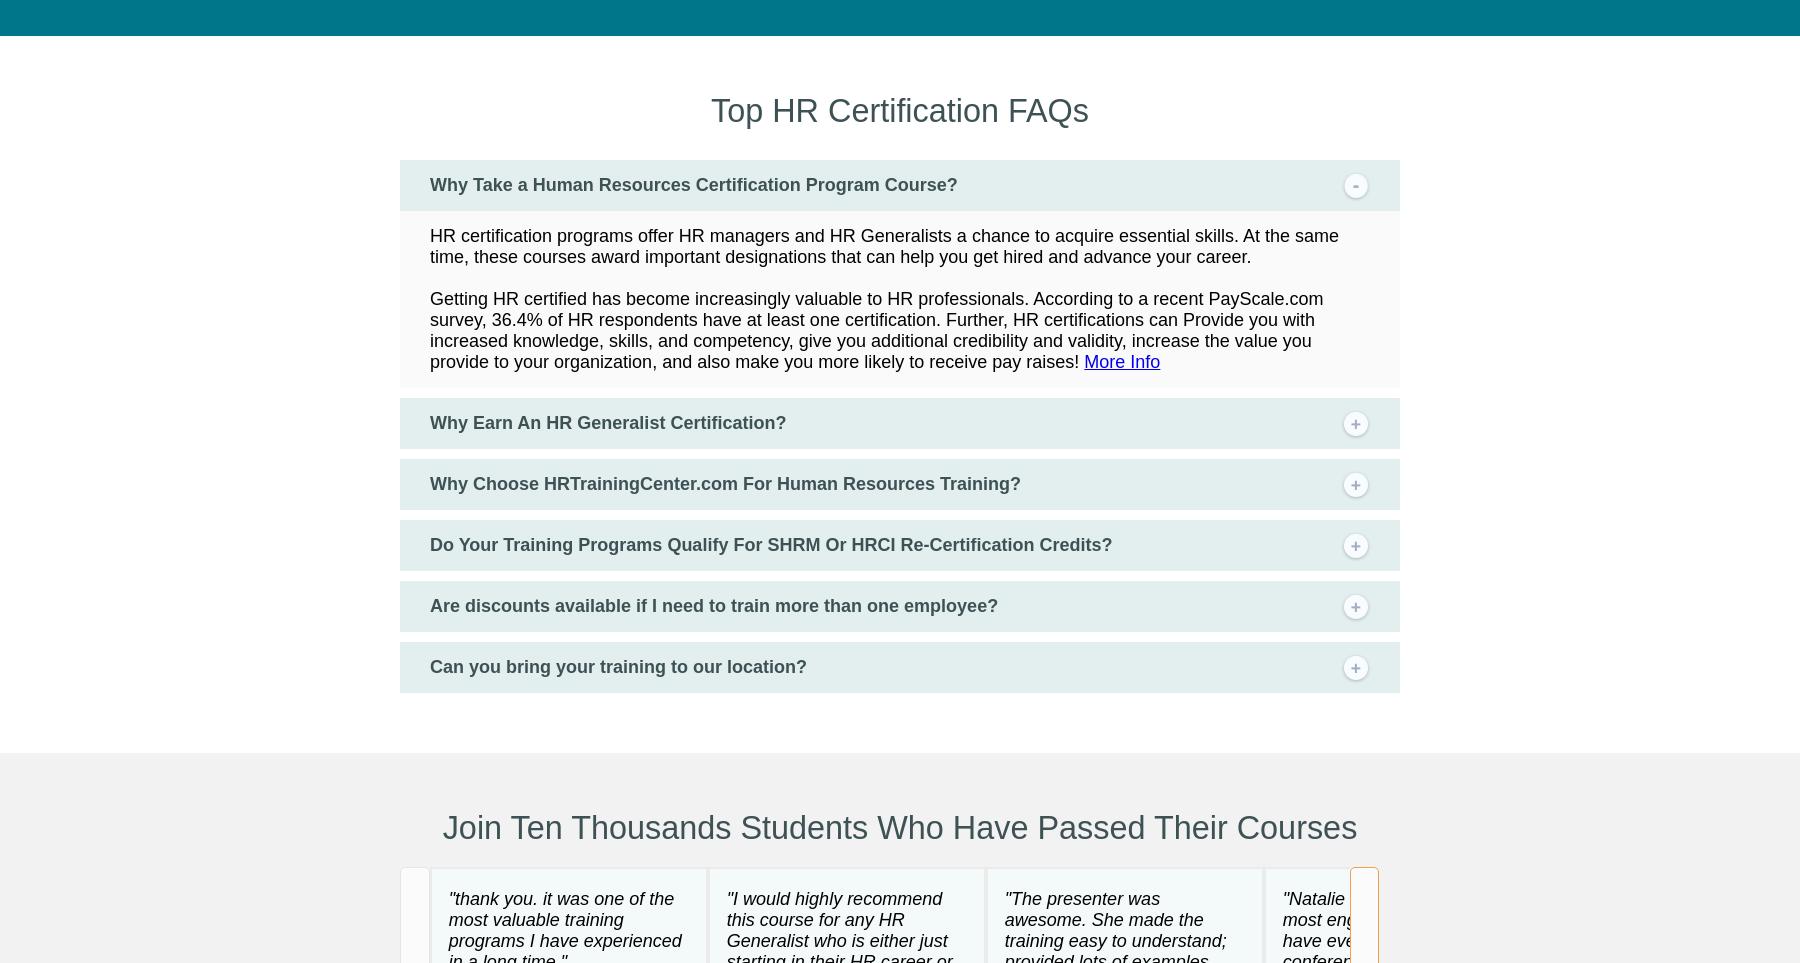  What do you see at coordinates (769, 542) in the screenshot?
I see `'Do Your Training Programs Qualify For SHRM Or HRCI Re-Certification Credits?'` at bounding box center [769, 542].